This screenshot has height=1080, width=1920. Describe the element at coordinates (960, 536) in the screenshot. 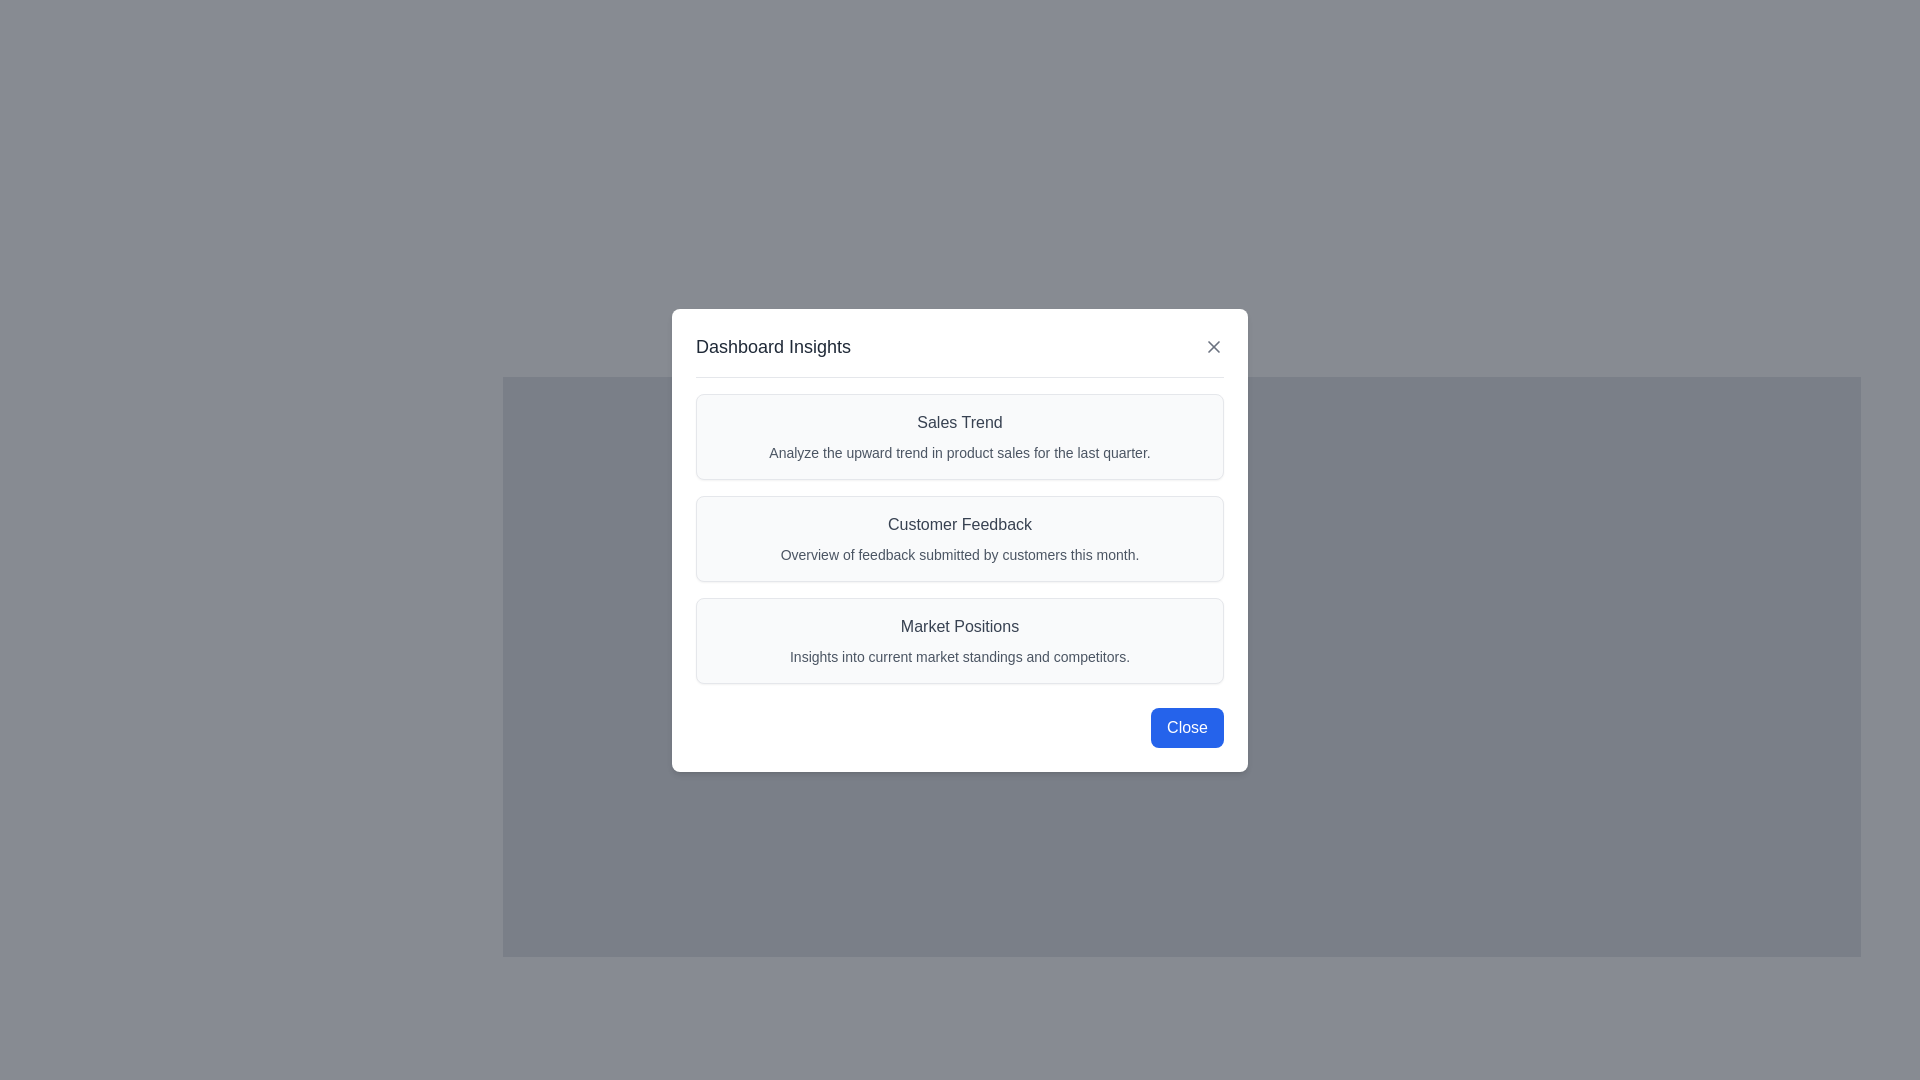

I see `the grouped content panel containing insights on sales trends, customer feedback, and market standings located in the 'Dashboard Insights' modal` at that location.